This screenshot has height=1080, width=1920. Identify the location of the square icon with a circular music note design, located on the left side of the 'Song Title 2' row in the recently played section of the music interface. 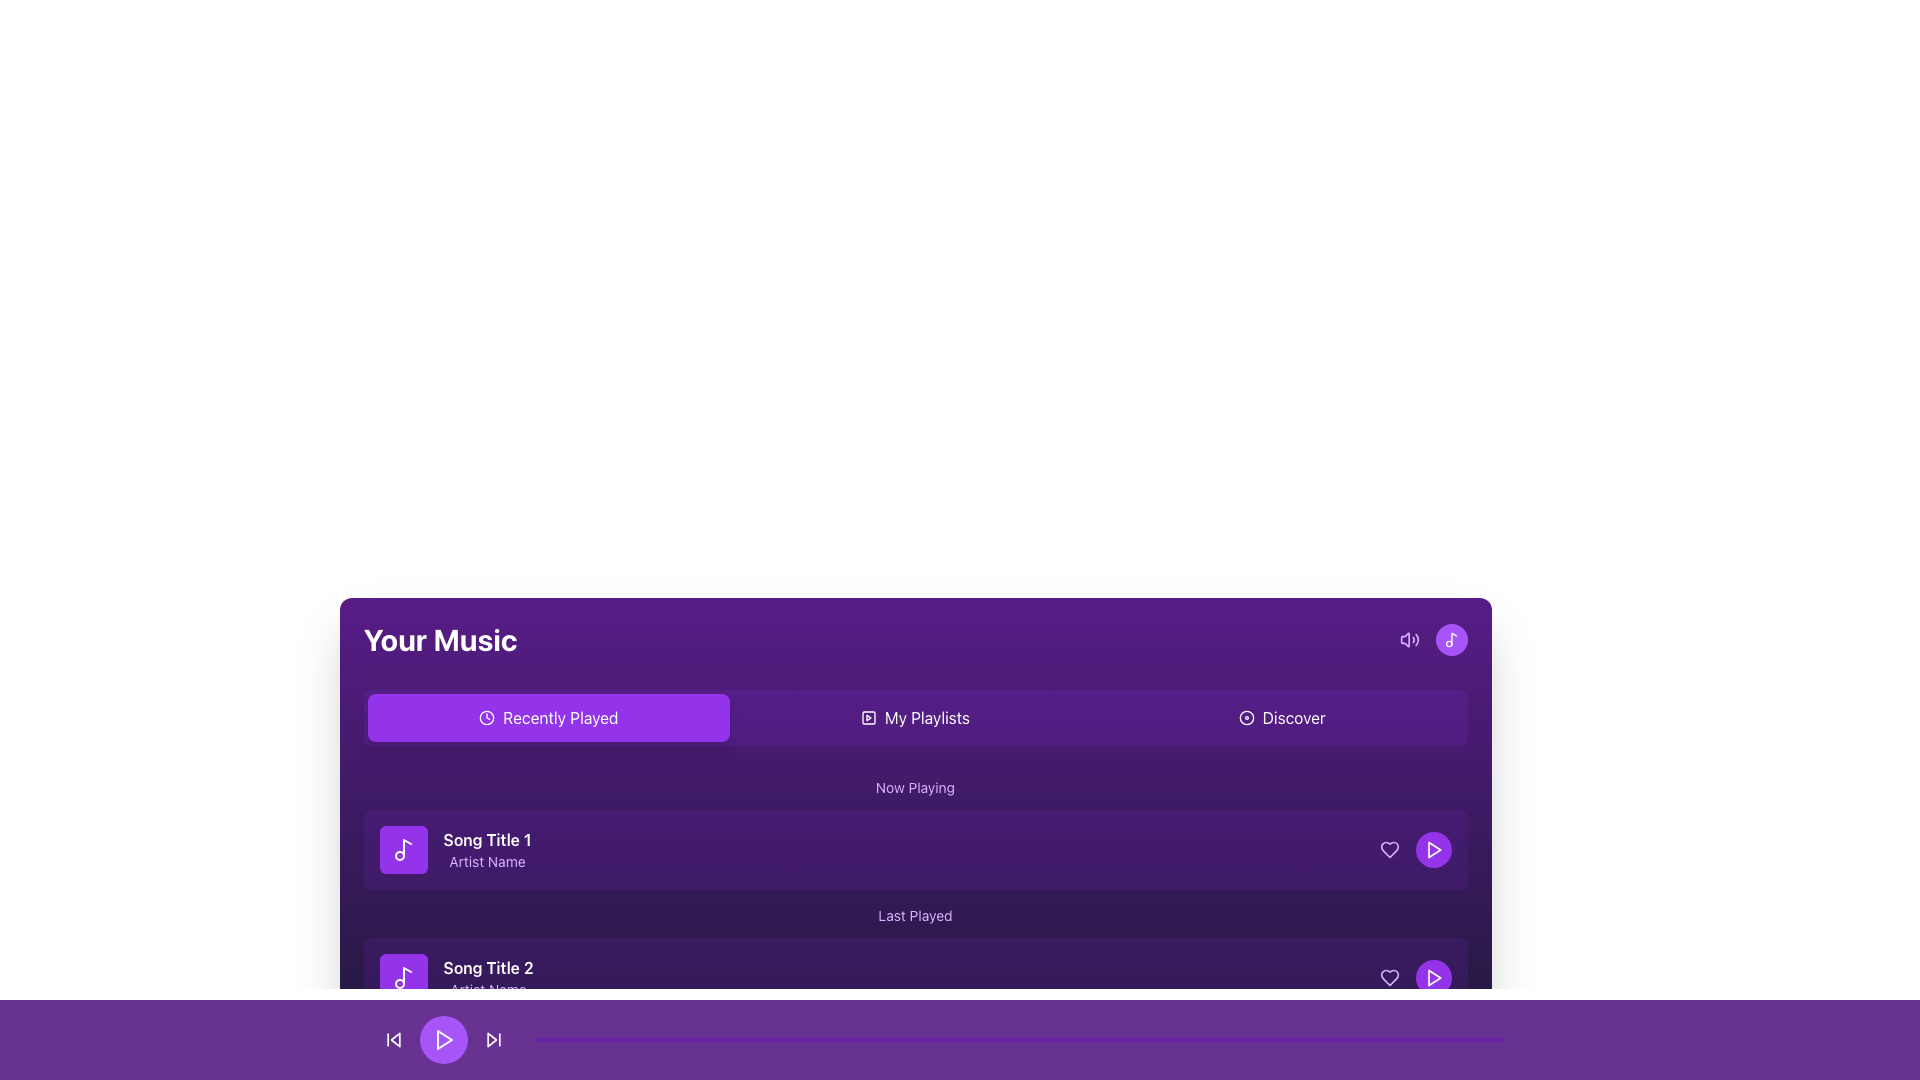
(402, 977).